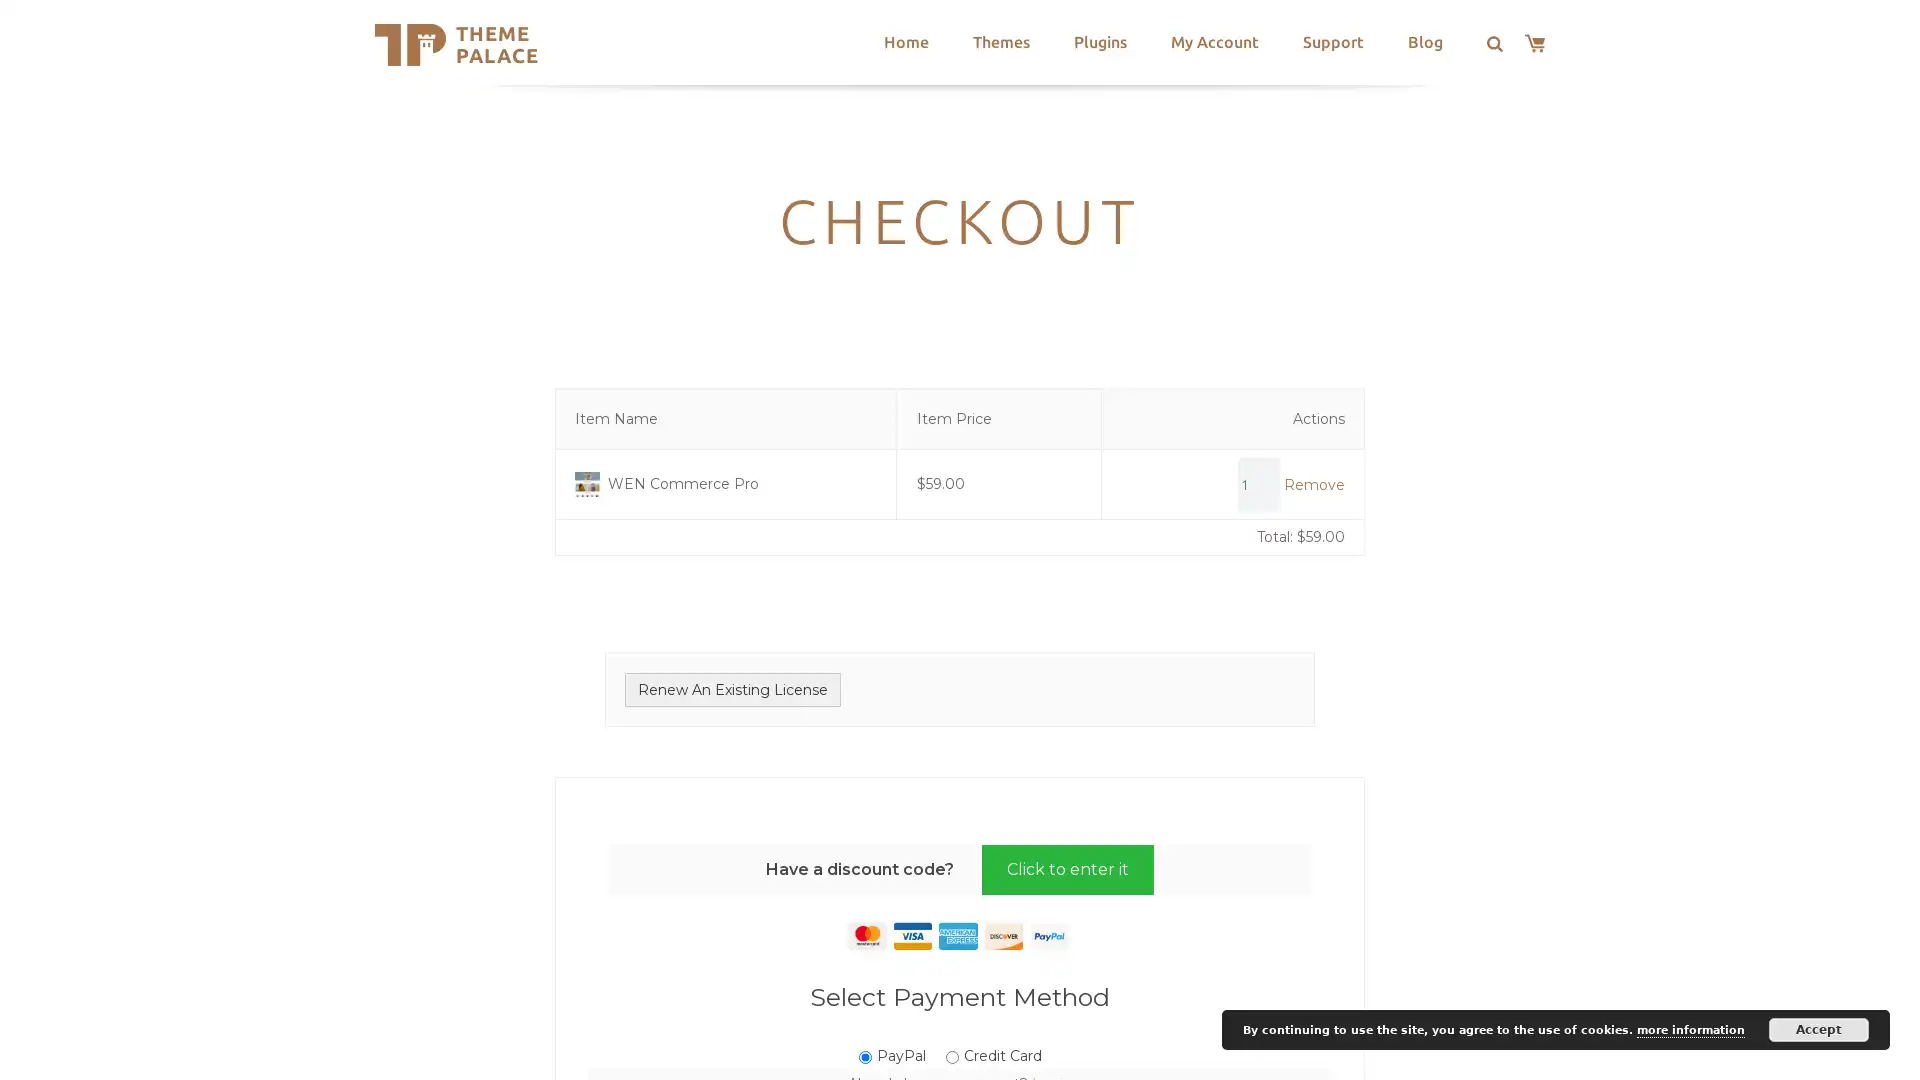  I want to click on Accept, so click(1819, 1029).